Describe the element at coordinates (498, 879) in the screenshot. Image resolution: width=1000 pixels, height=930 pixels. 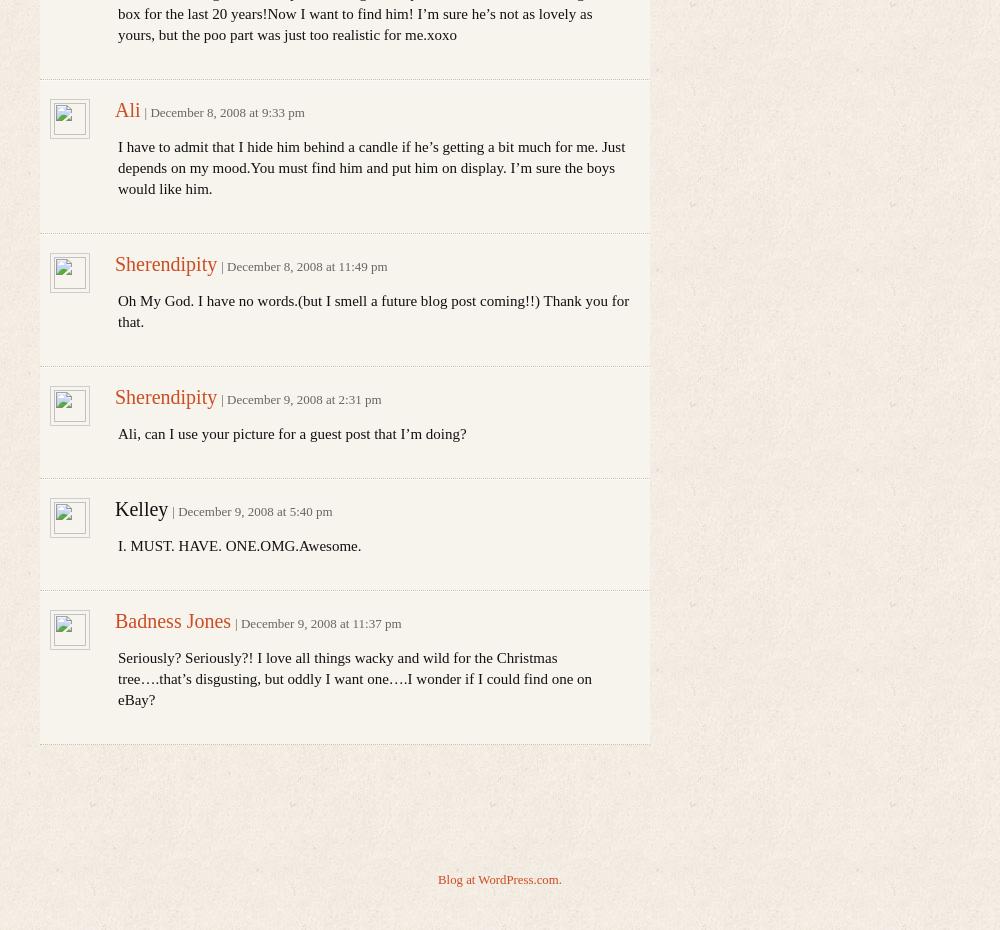
I see `'Blog at WordPress.com.'` at that location.